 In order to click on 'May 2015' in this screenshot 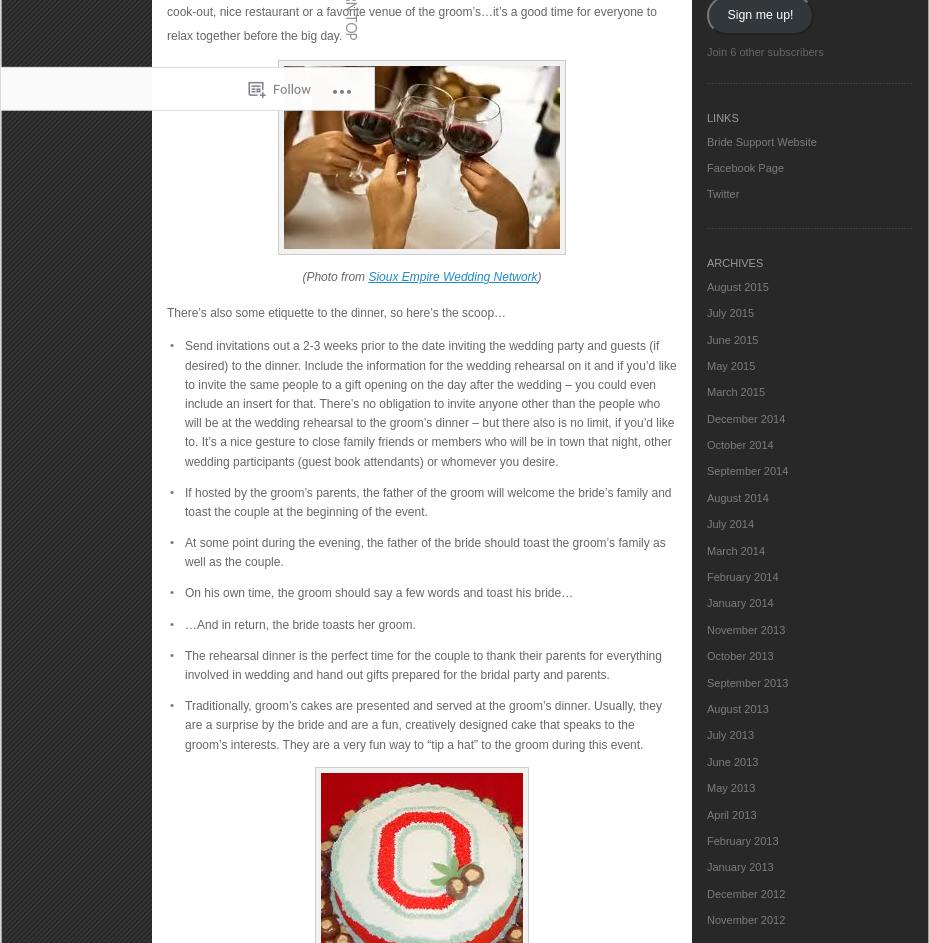, I will do `click(730, 365)`.